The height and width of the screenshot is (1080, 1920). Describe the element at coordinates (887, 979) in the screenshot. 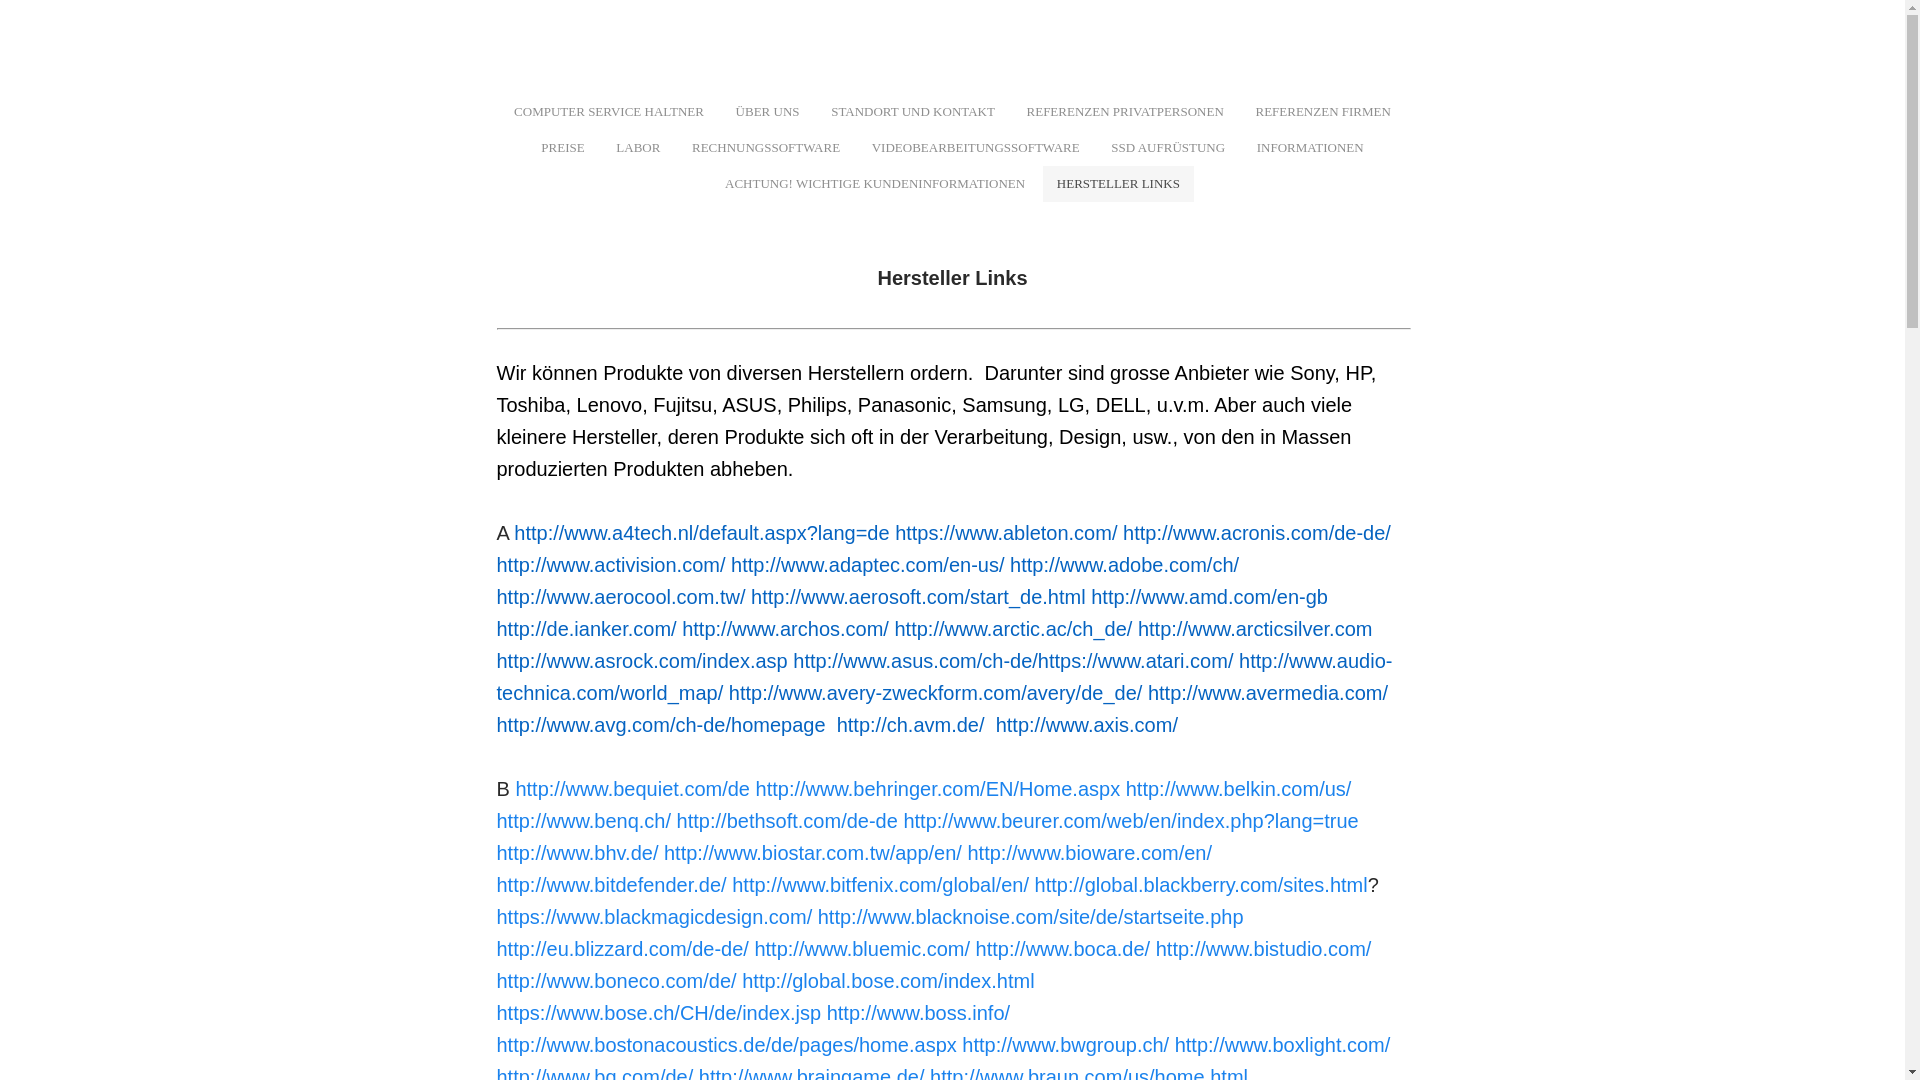

I see `'http://global.bose.com/index.html'` at that location.